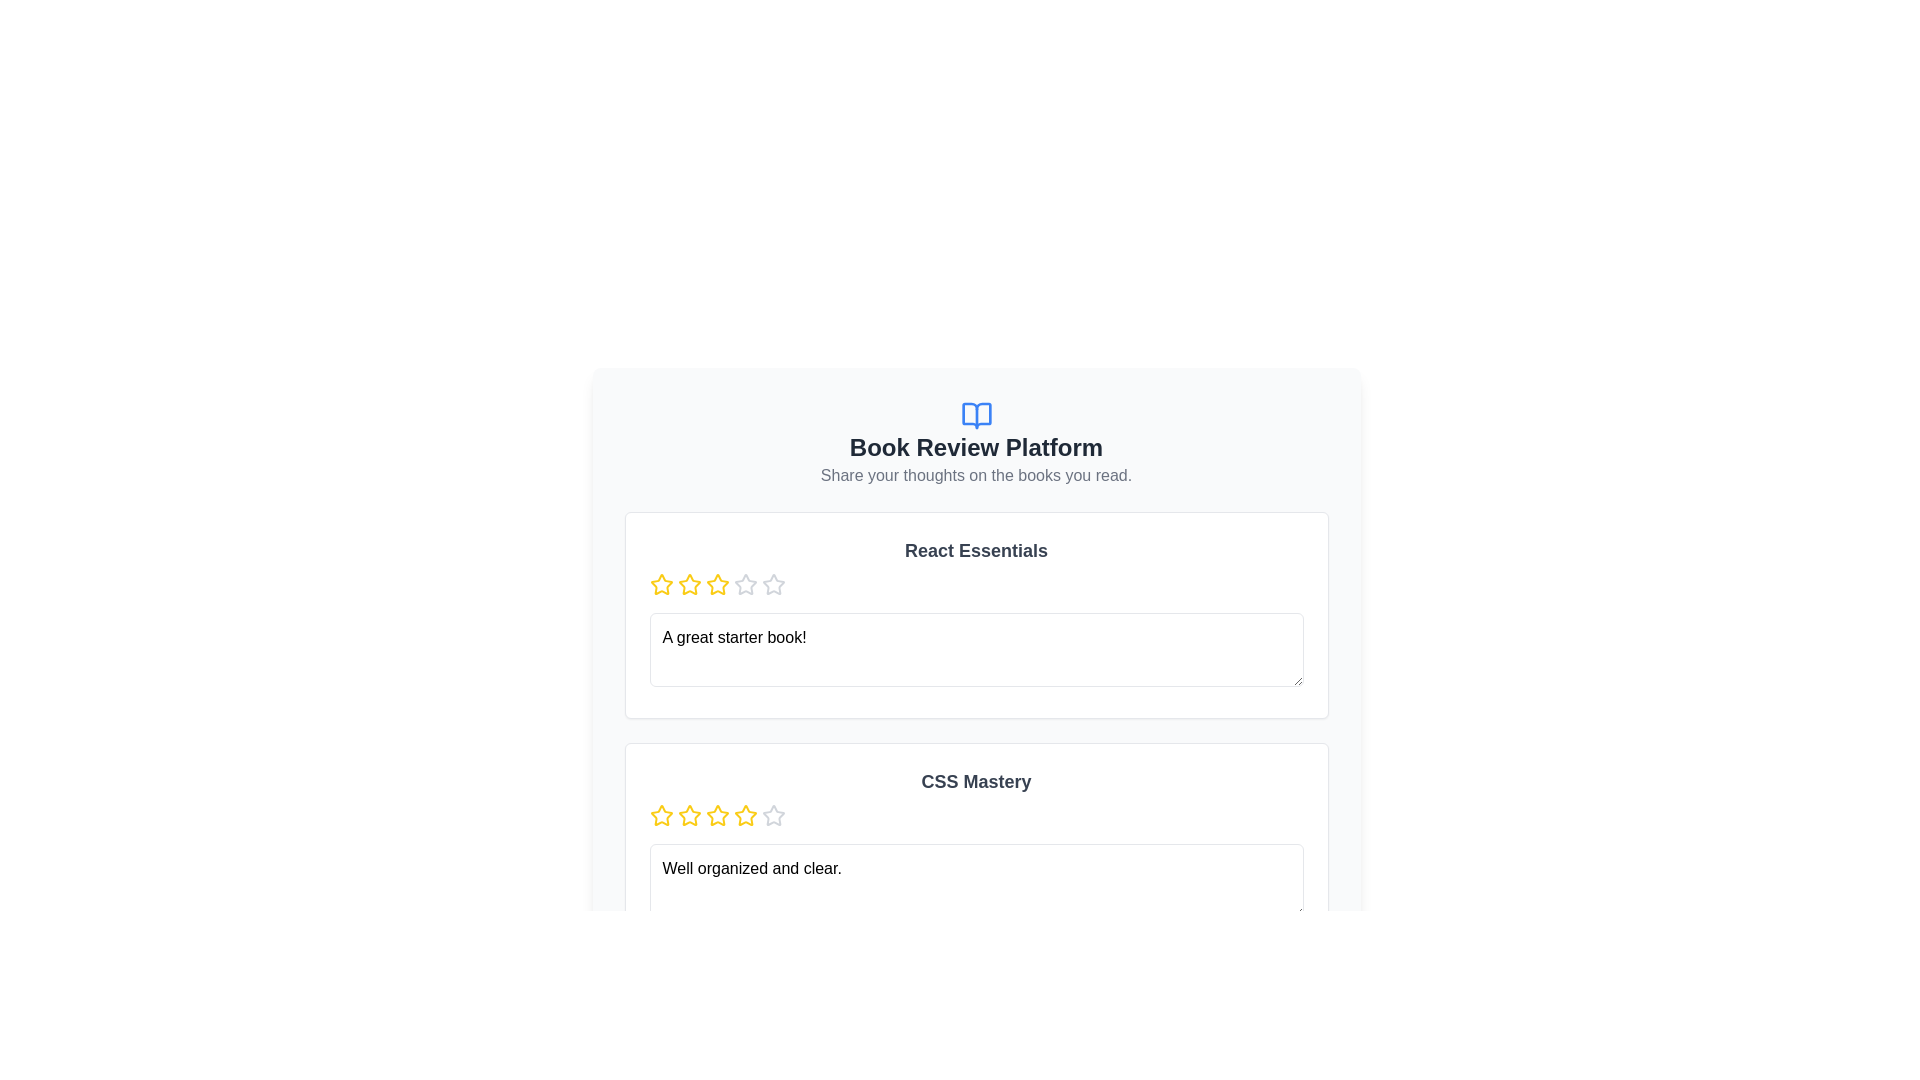 This screenshot has height=1080, width=1920. I want to click on the third star icon in the rating bar below the 'CSS Mastery' heading to select a 3-star rating, so click(744, 815).